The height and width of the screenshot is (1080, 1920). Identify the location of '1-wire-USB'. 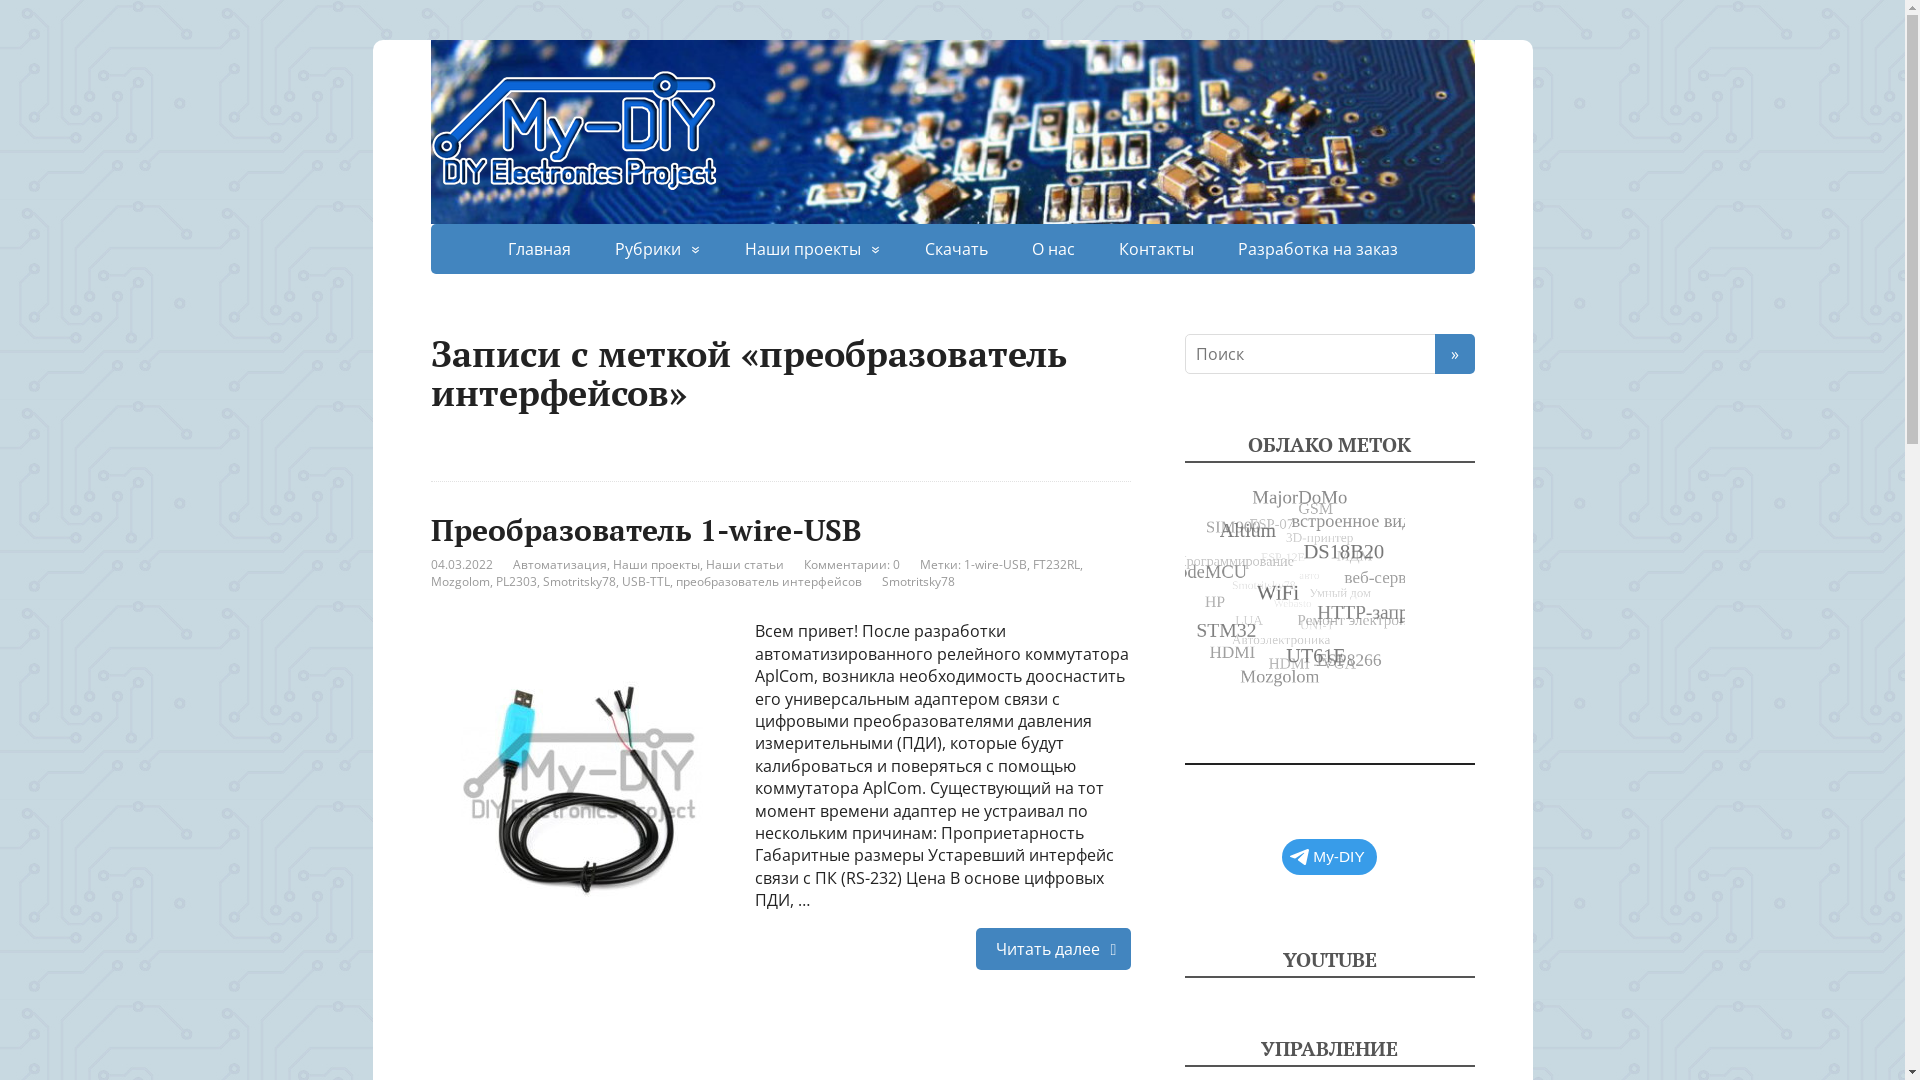
(995, 564).